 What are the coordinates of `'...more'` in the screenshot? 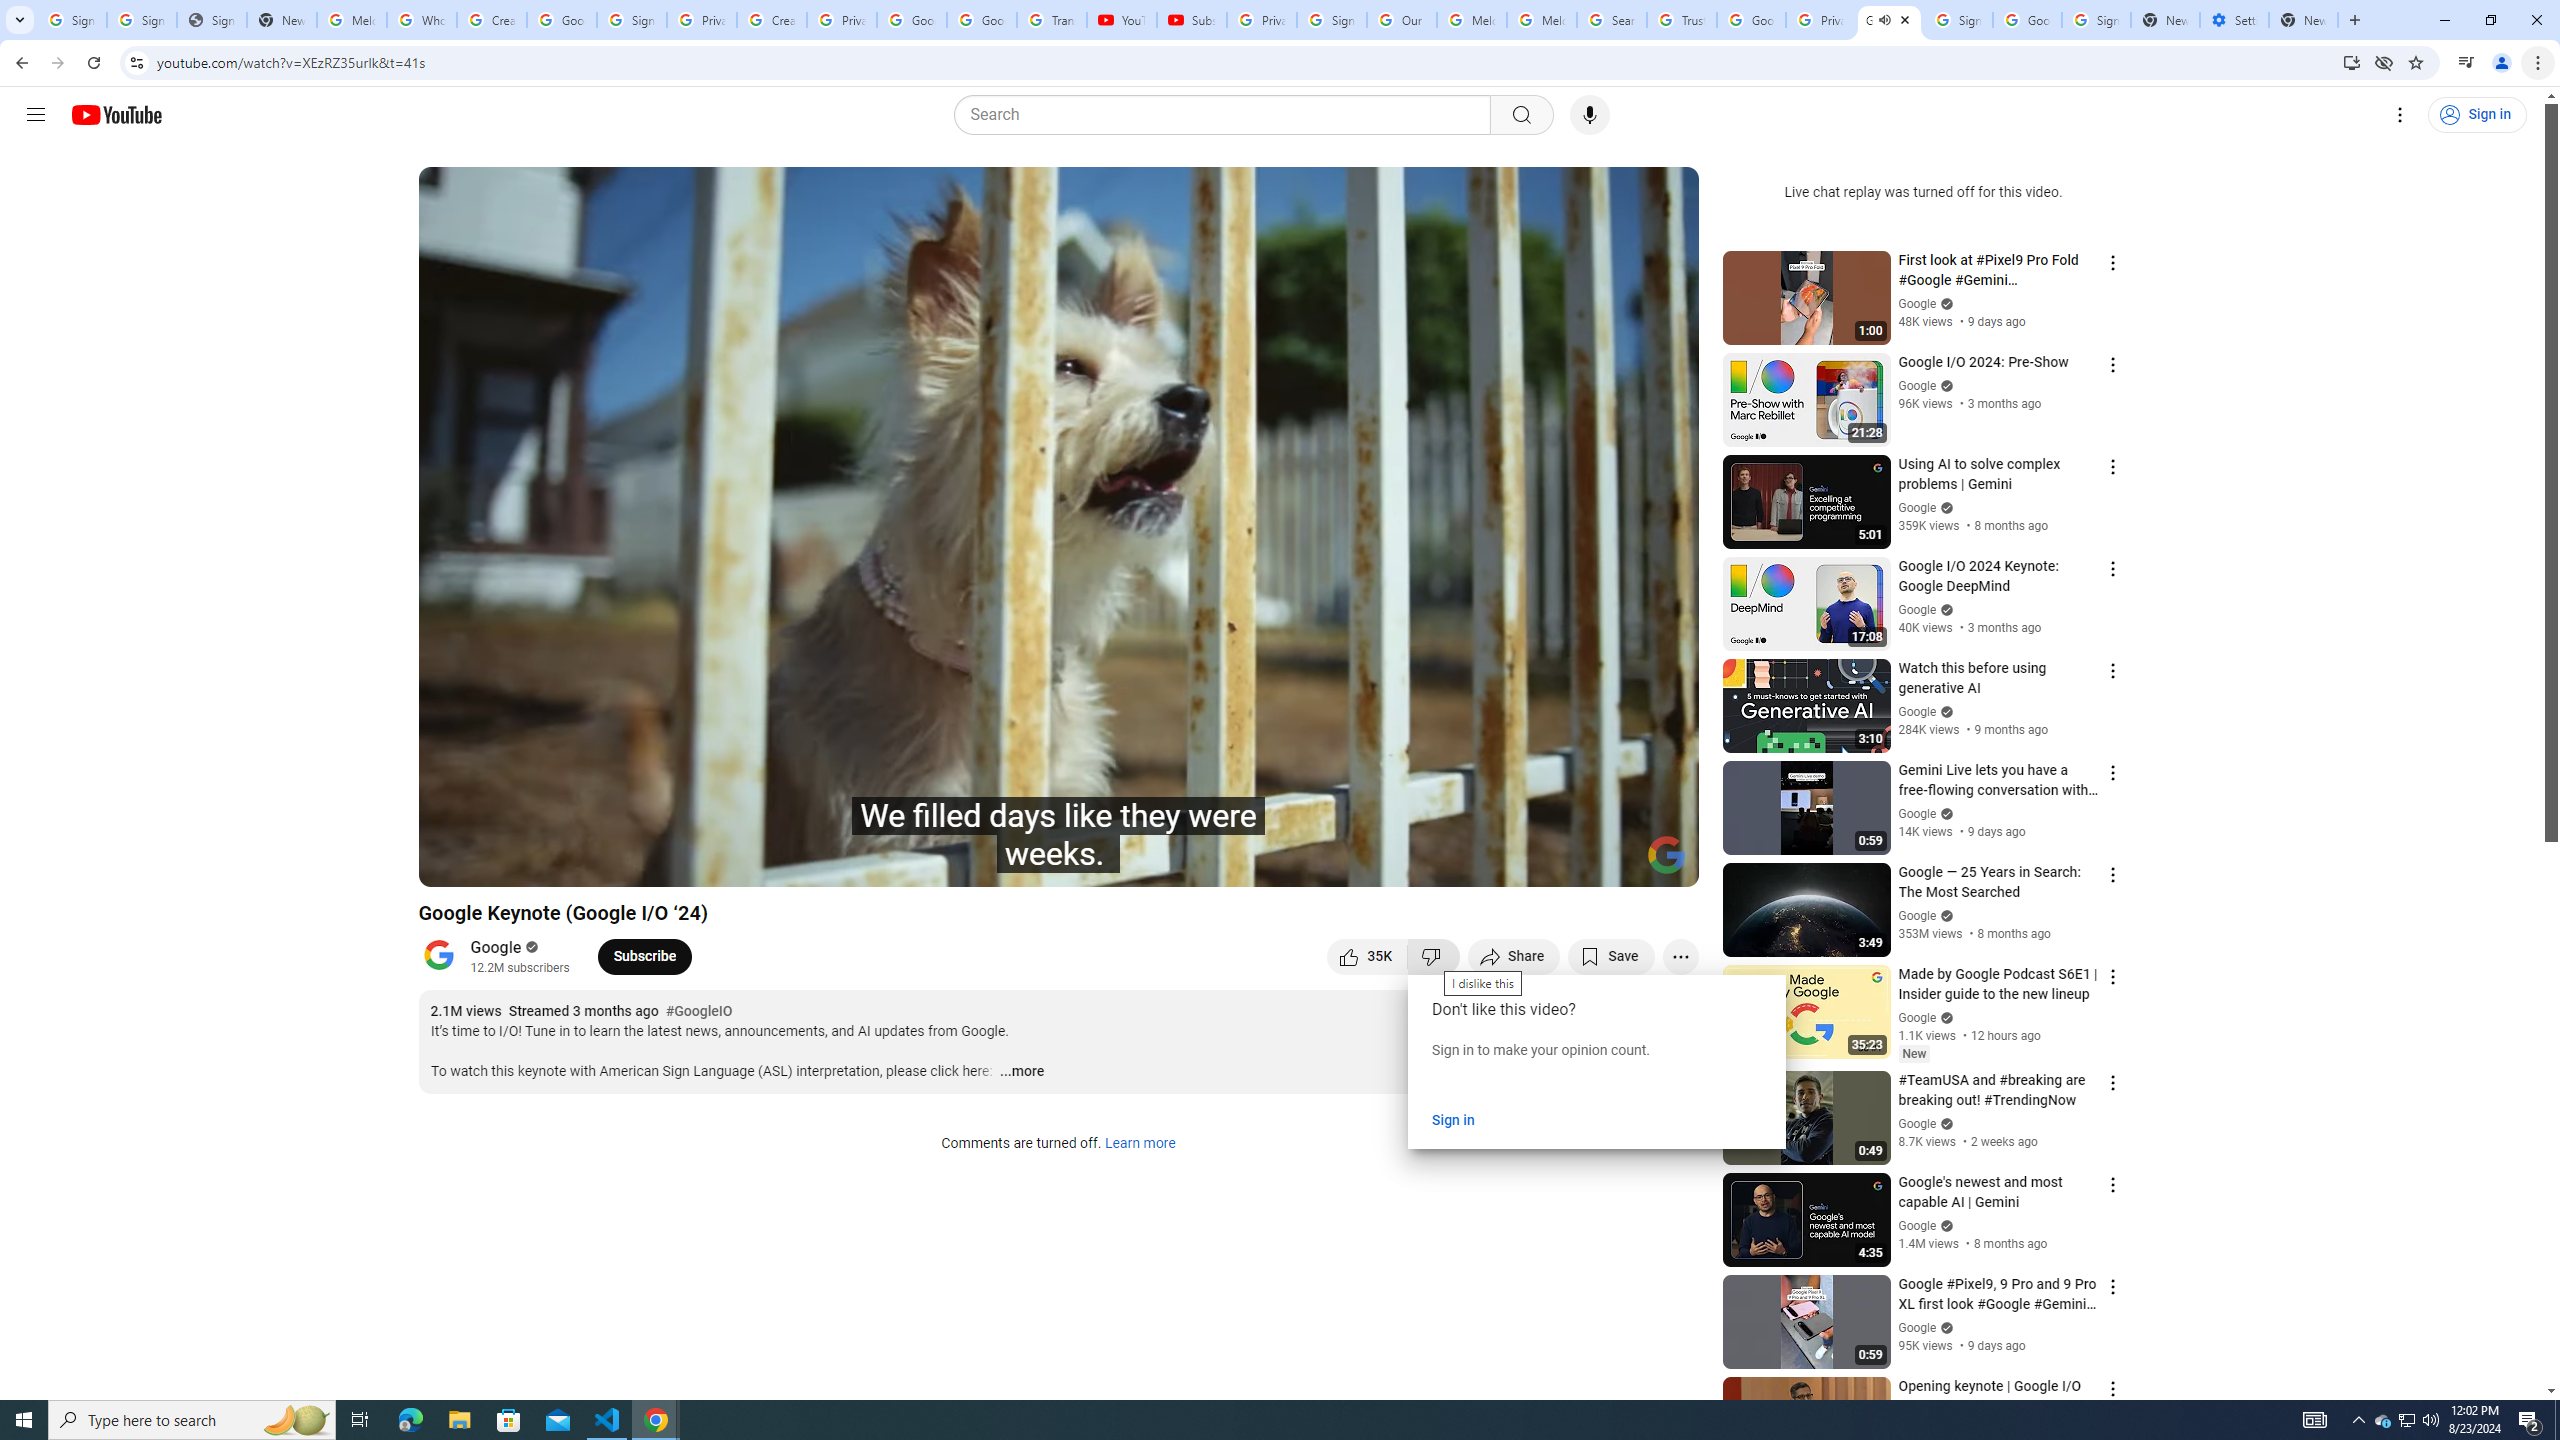 It's located at (1020, 1072).